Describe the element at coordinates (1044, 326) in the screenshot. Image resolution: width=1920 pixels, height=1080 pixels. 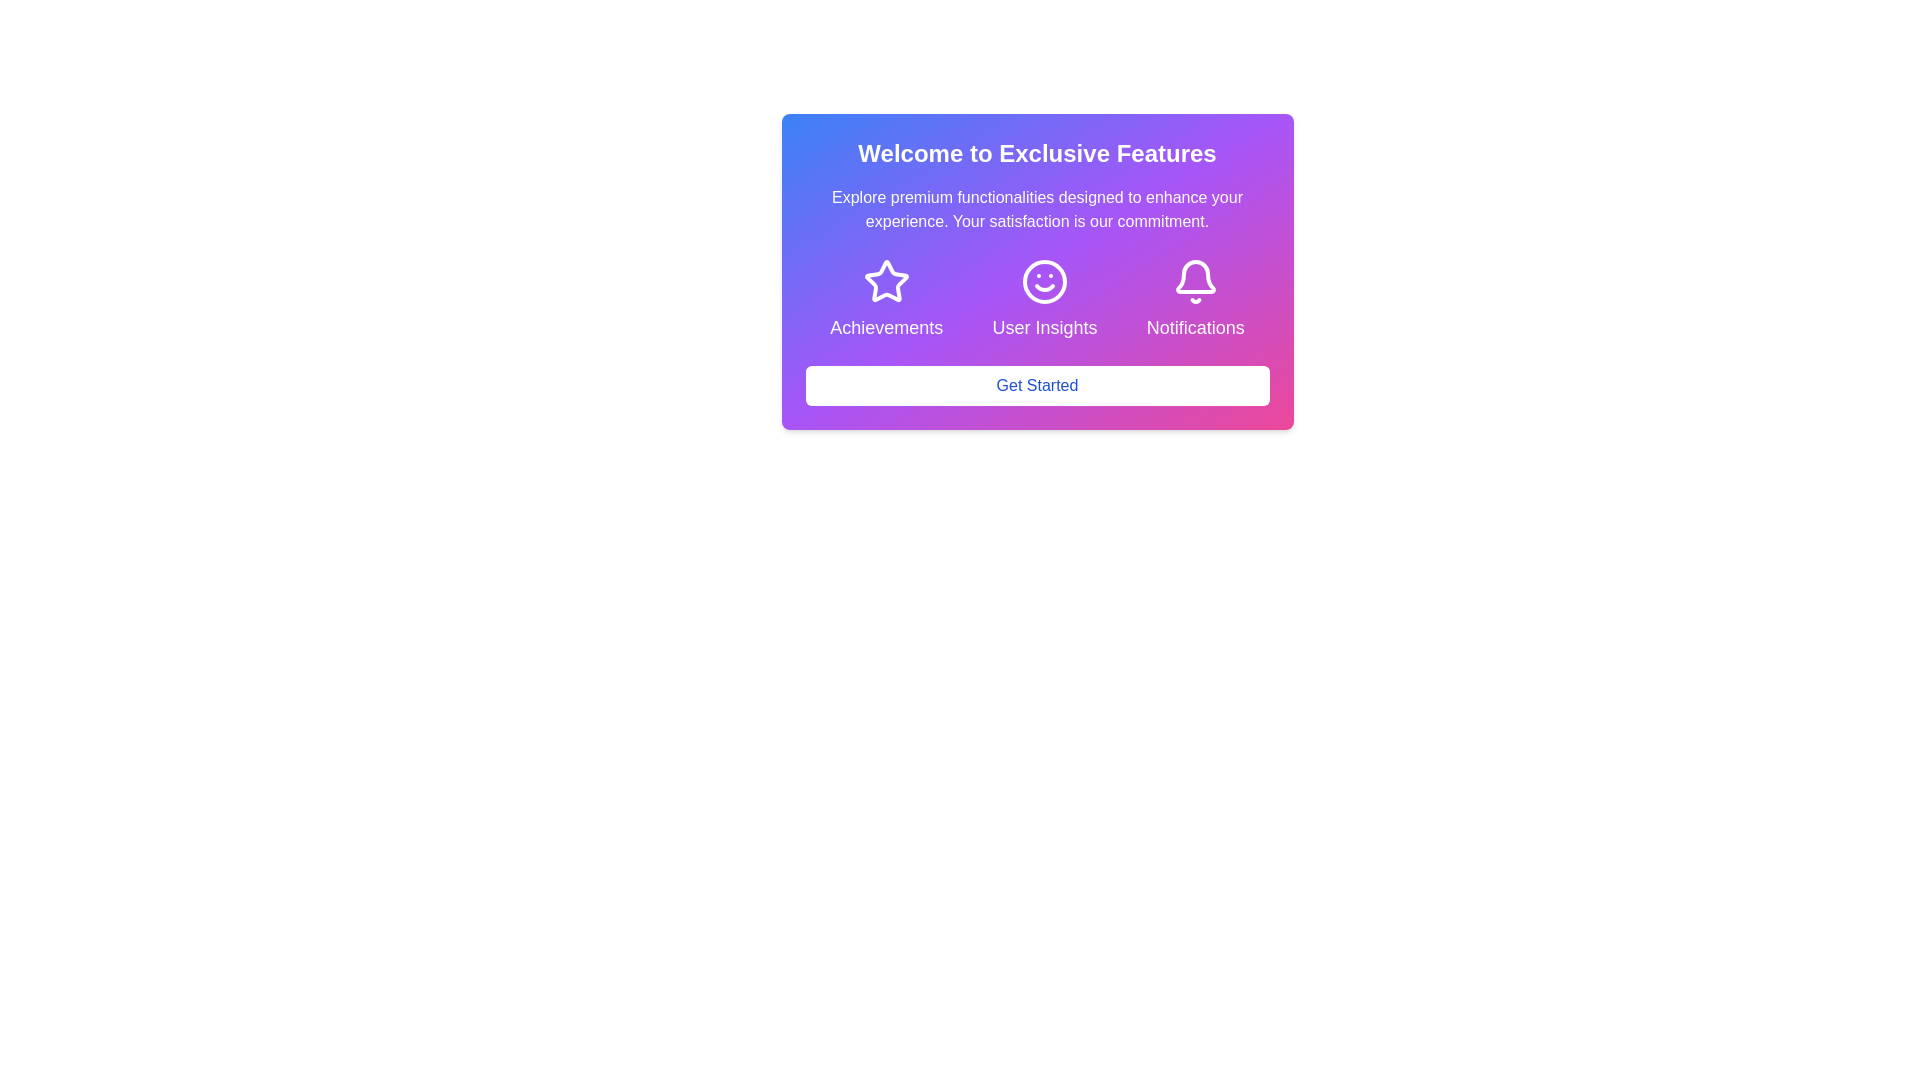
I see `the label that indicates access to insights or analytical information, positioned directly below the smiley face icon in the middle of the three-column layout under 'Welcome to Exclusive Features.'` at that location.